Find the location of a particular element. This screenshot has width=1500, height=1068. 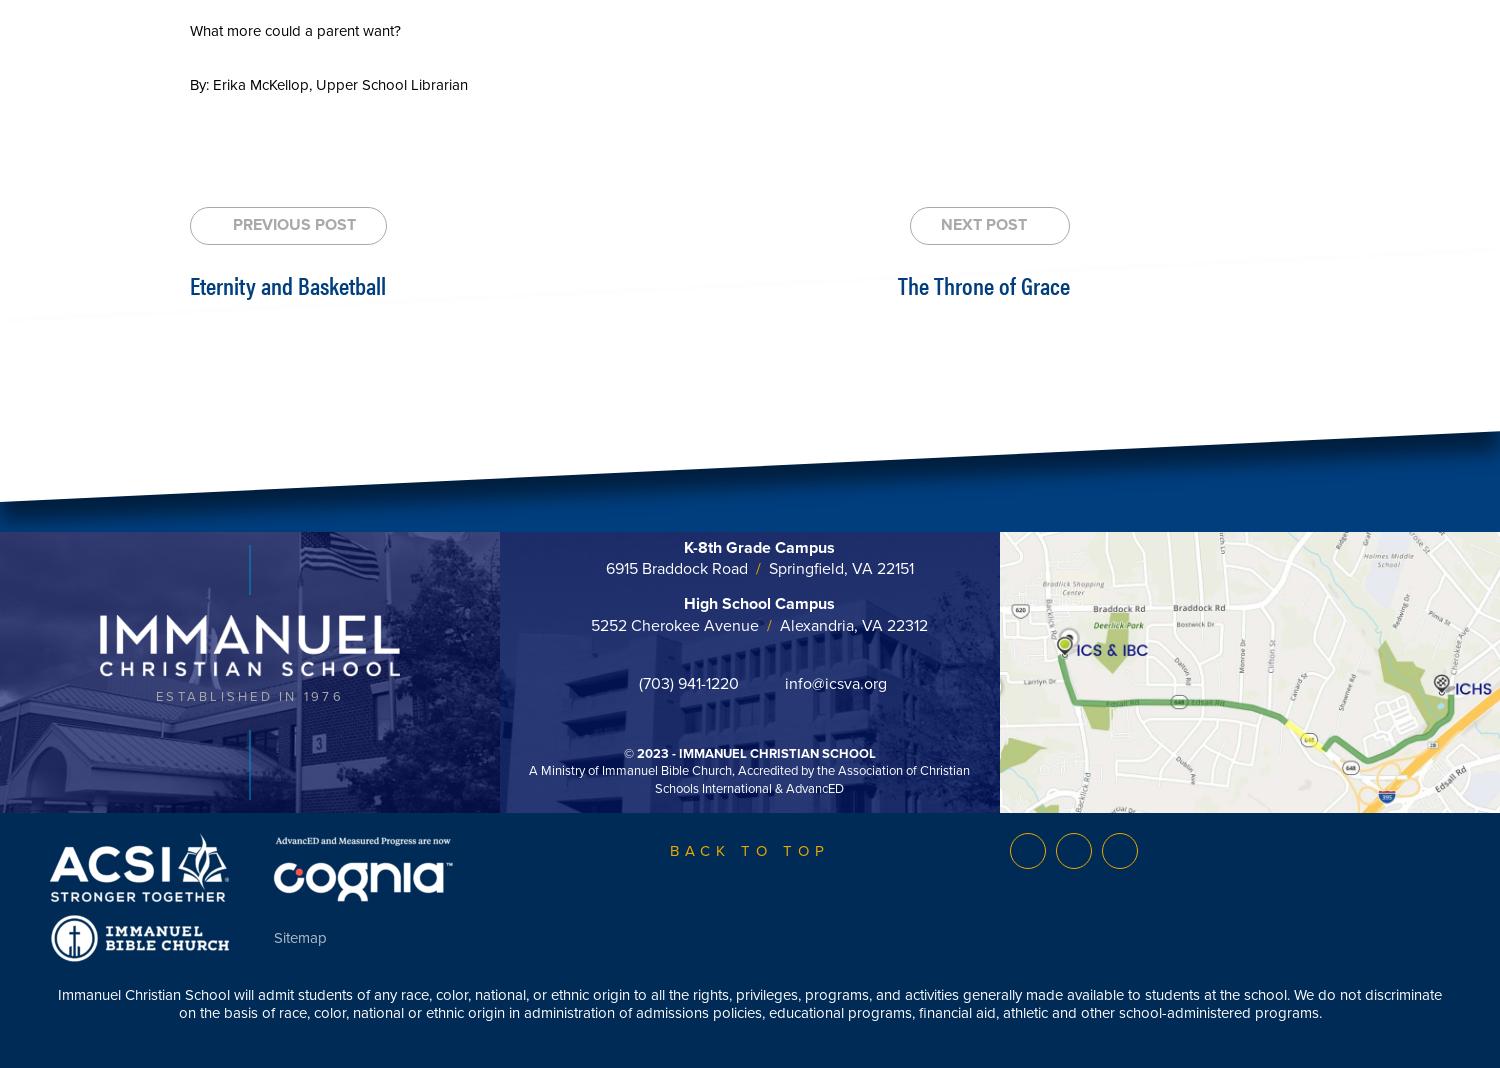

'Eternity and Basketball' is located at coordinates (286, 282).